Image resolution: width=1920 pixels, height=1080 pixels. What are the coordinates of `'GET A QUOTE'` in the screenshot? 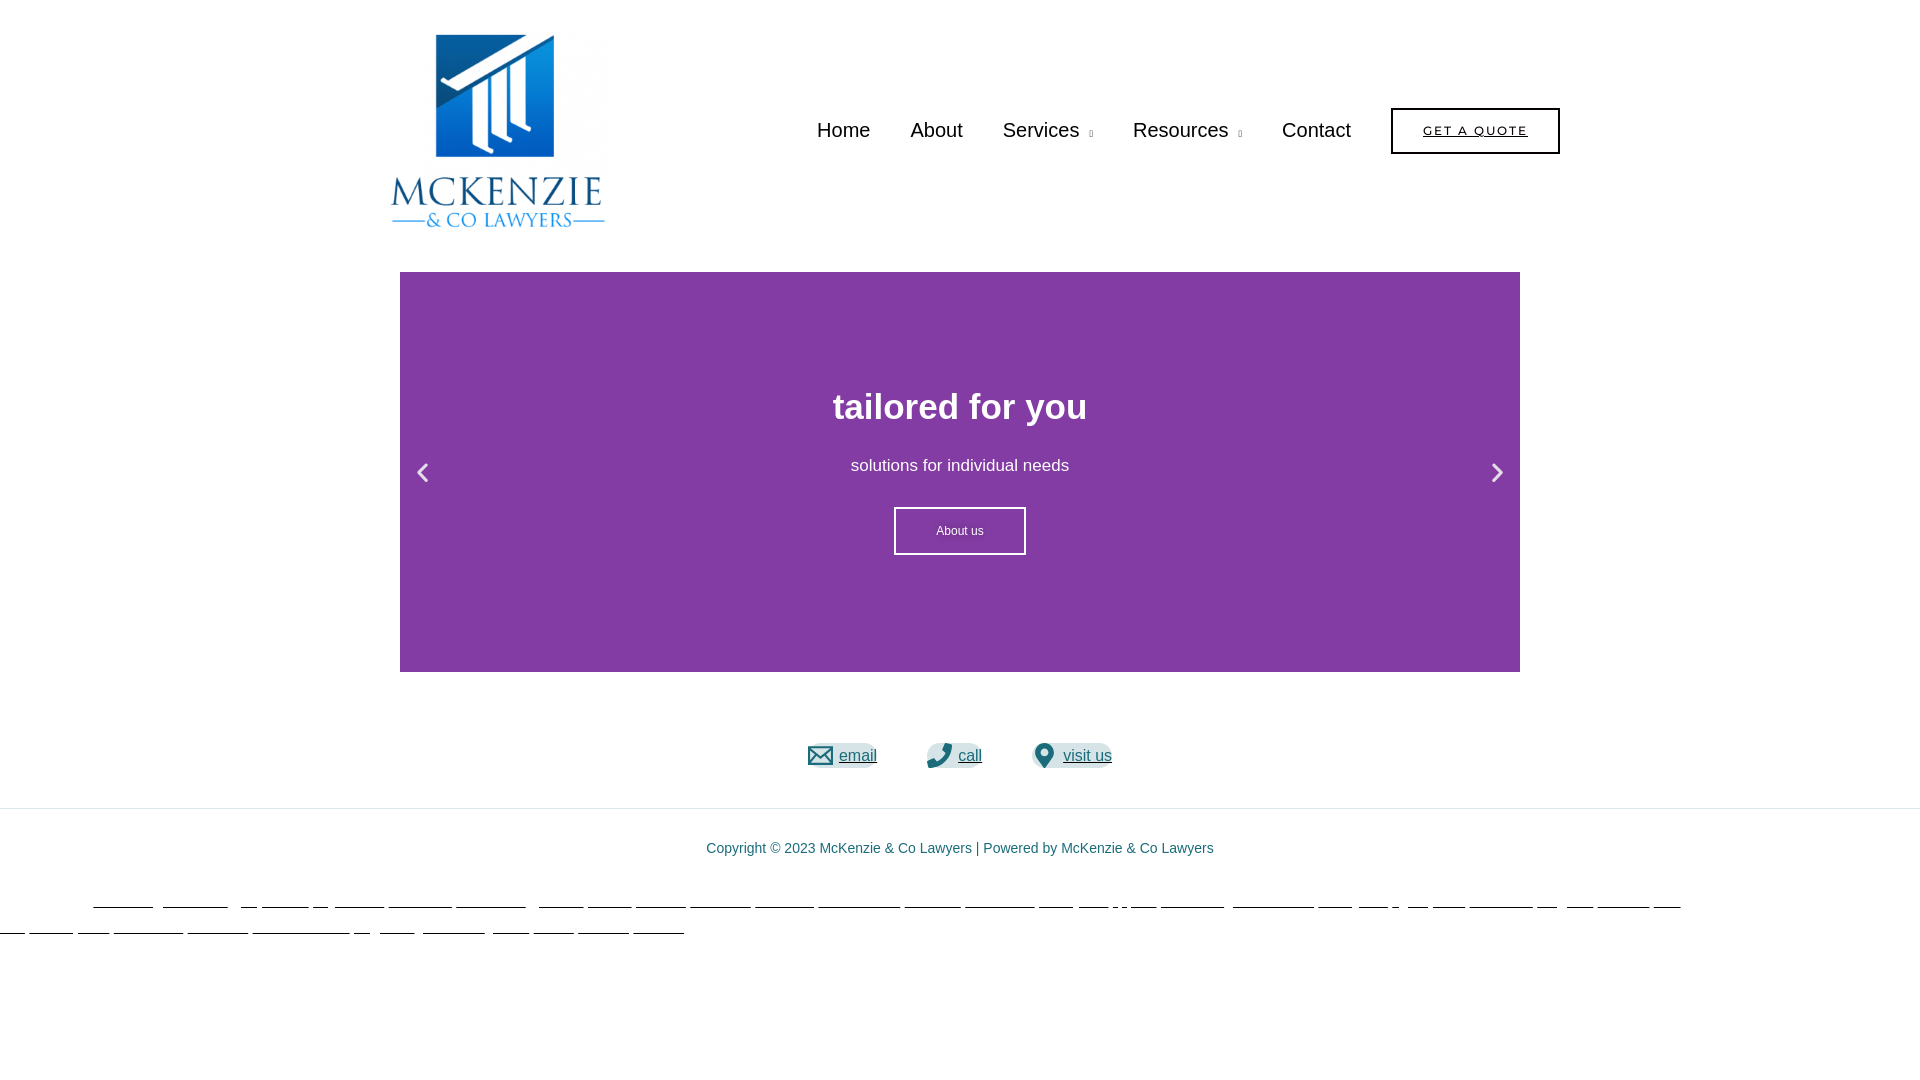 It's located at (1475, 131).